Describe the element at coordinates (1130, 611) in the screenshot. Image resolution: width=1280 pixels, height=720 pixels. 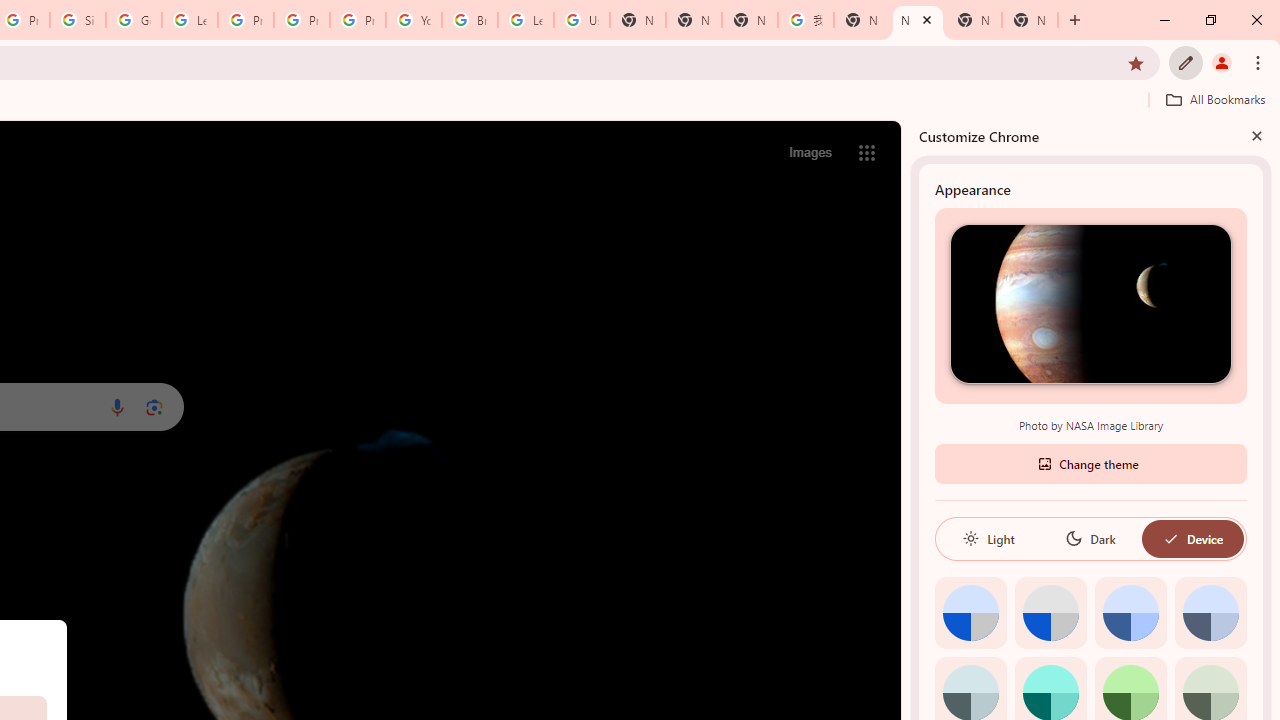
I see `'Blue'` at that location.